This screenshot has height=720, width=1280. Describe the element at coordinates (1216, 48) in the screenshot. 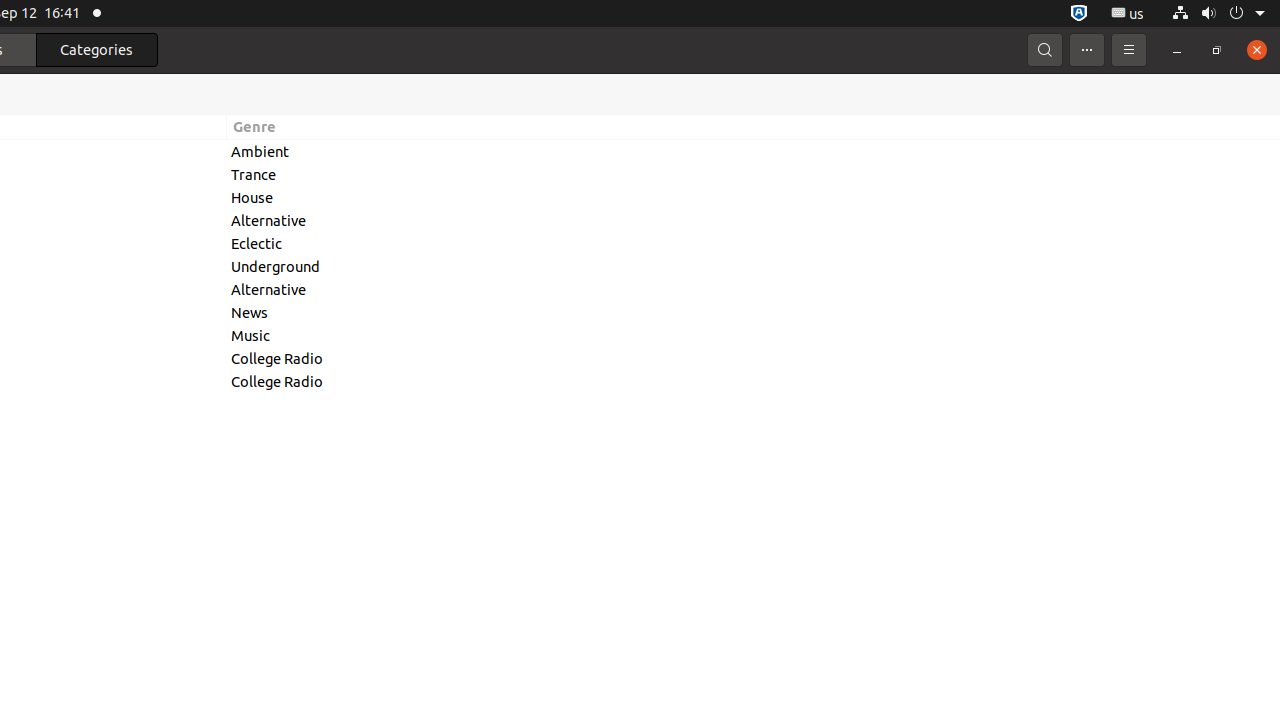

I see `'Restore'` at that location.